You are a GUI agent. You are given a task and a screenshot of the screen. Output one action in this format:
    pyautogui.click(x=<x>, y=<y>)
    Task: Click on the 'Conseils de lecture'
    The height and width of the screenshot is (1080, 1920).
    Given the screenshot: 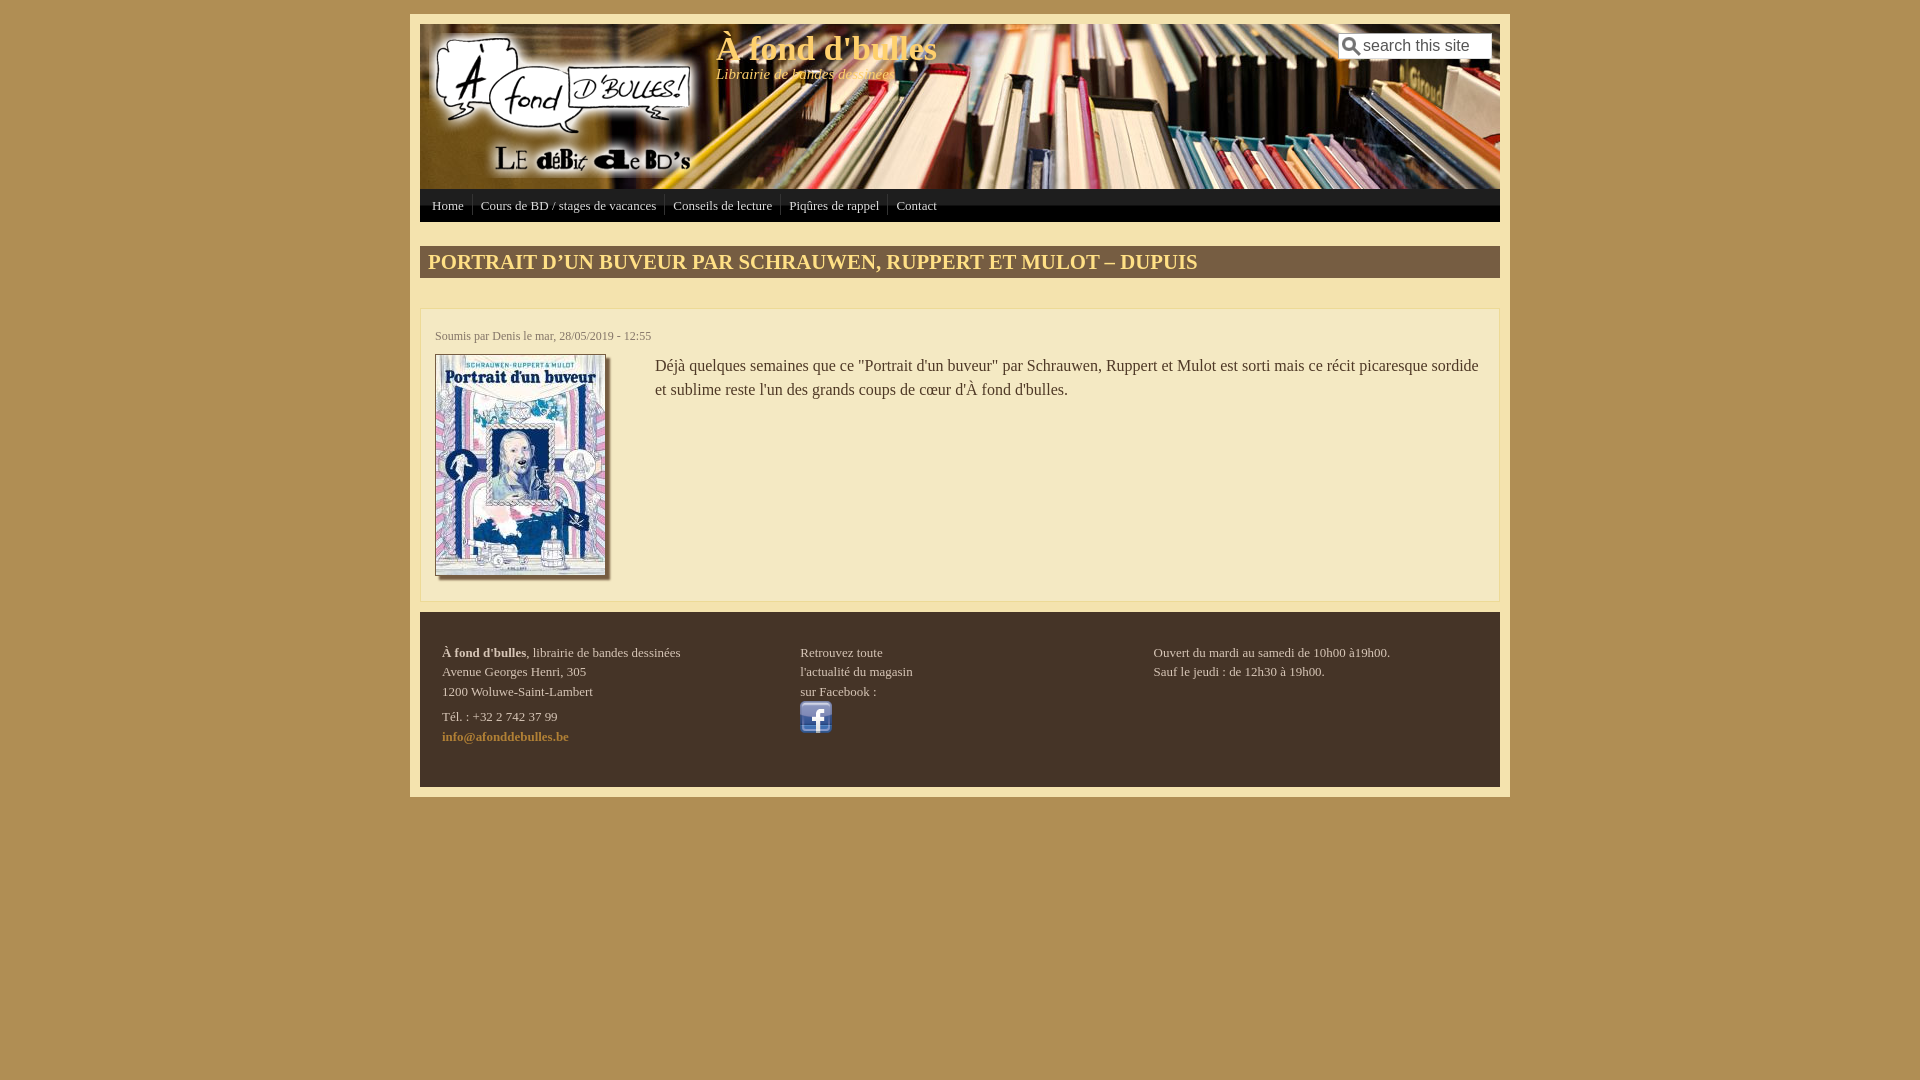 What is the action you would take?
    pyautogui.click(x=668, y=205)
    